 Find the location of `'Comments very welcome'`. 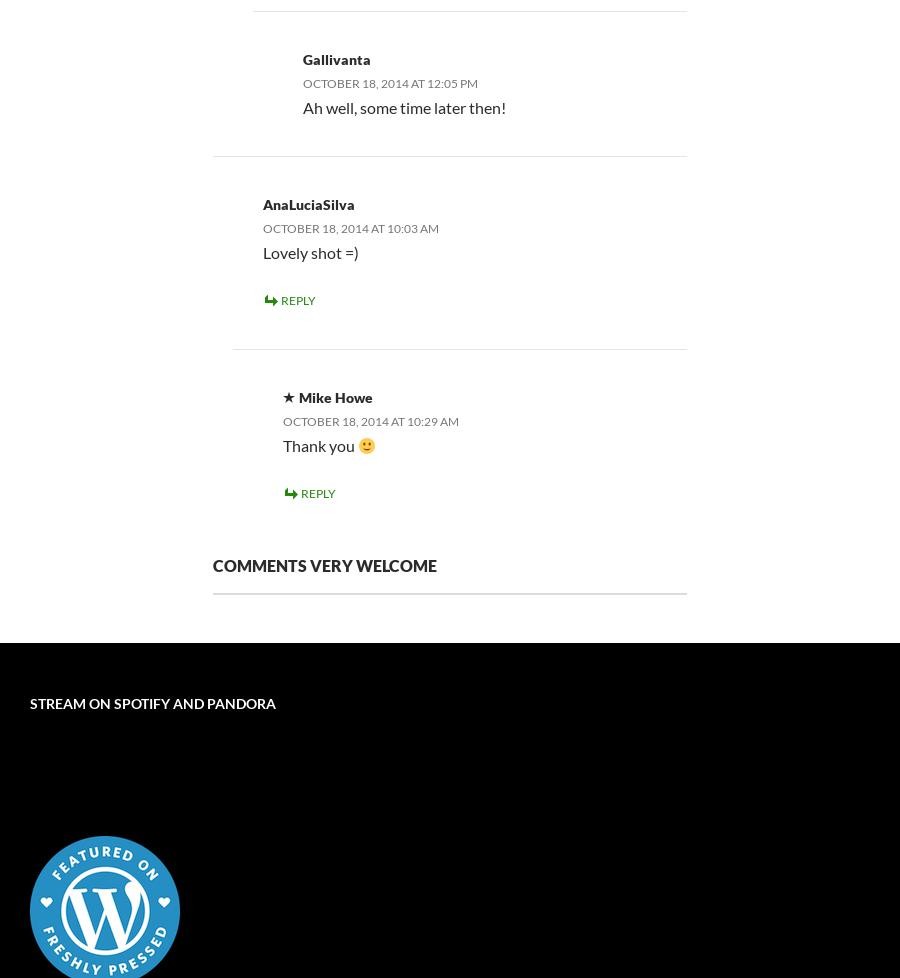

'Comments very welcome' is located at coordinates (323, 564).